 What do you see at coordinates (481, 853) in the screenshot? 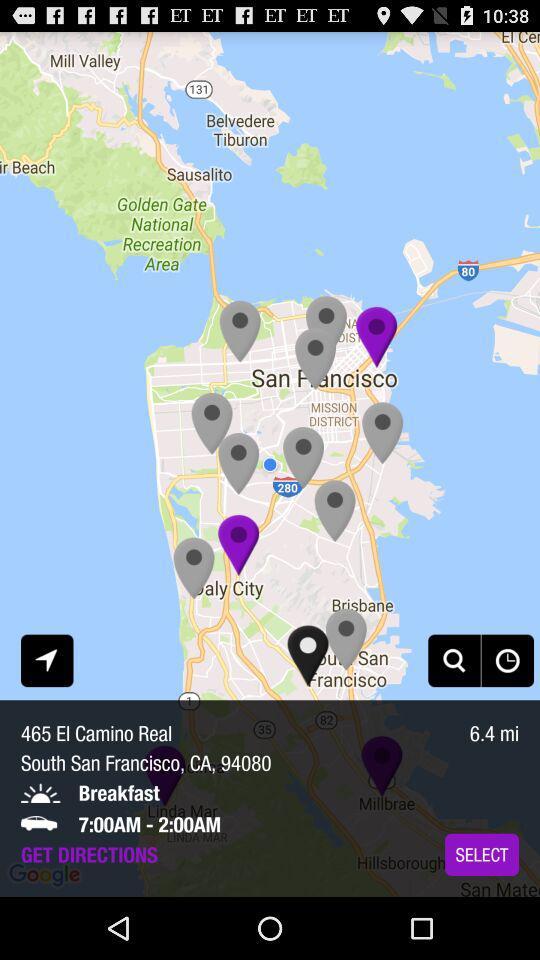
I see `item to the right of 7 00am 2` at bounding box center [481, 853].